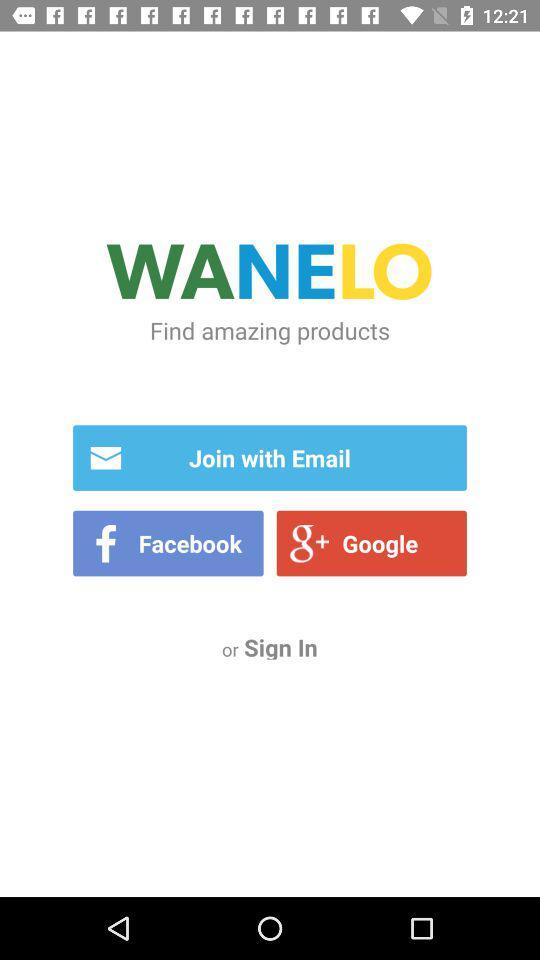 The width and height of the screenshot is (540, 960). Describe the element at coordinates (270, 274) in the screenshot. I see `the wanelo item` at that location.